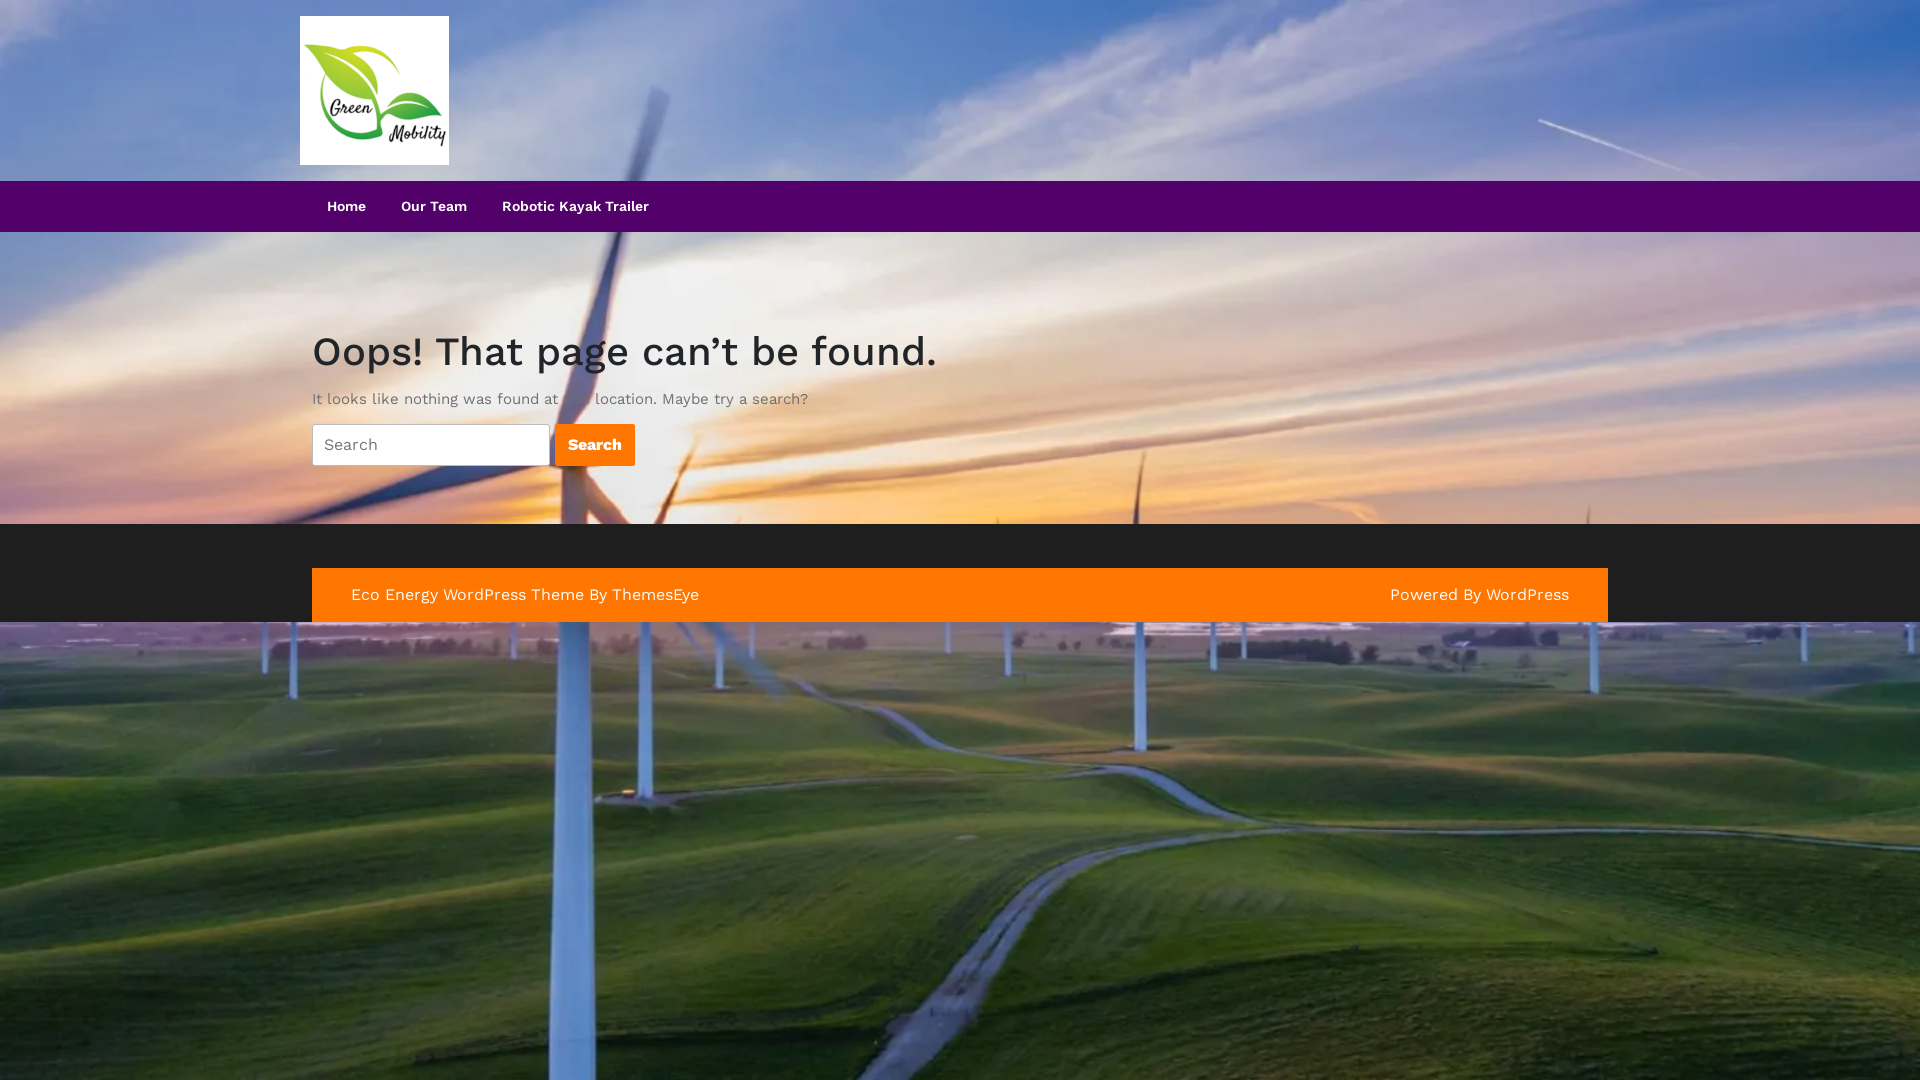  What do you see at coordinates (594, 443) in the screenshot?
I see `'Search'` at bounding box center [594, 443].